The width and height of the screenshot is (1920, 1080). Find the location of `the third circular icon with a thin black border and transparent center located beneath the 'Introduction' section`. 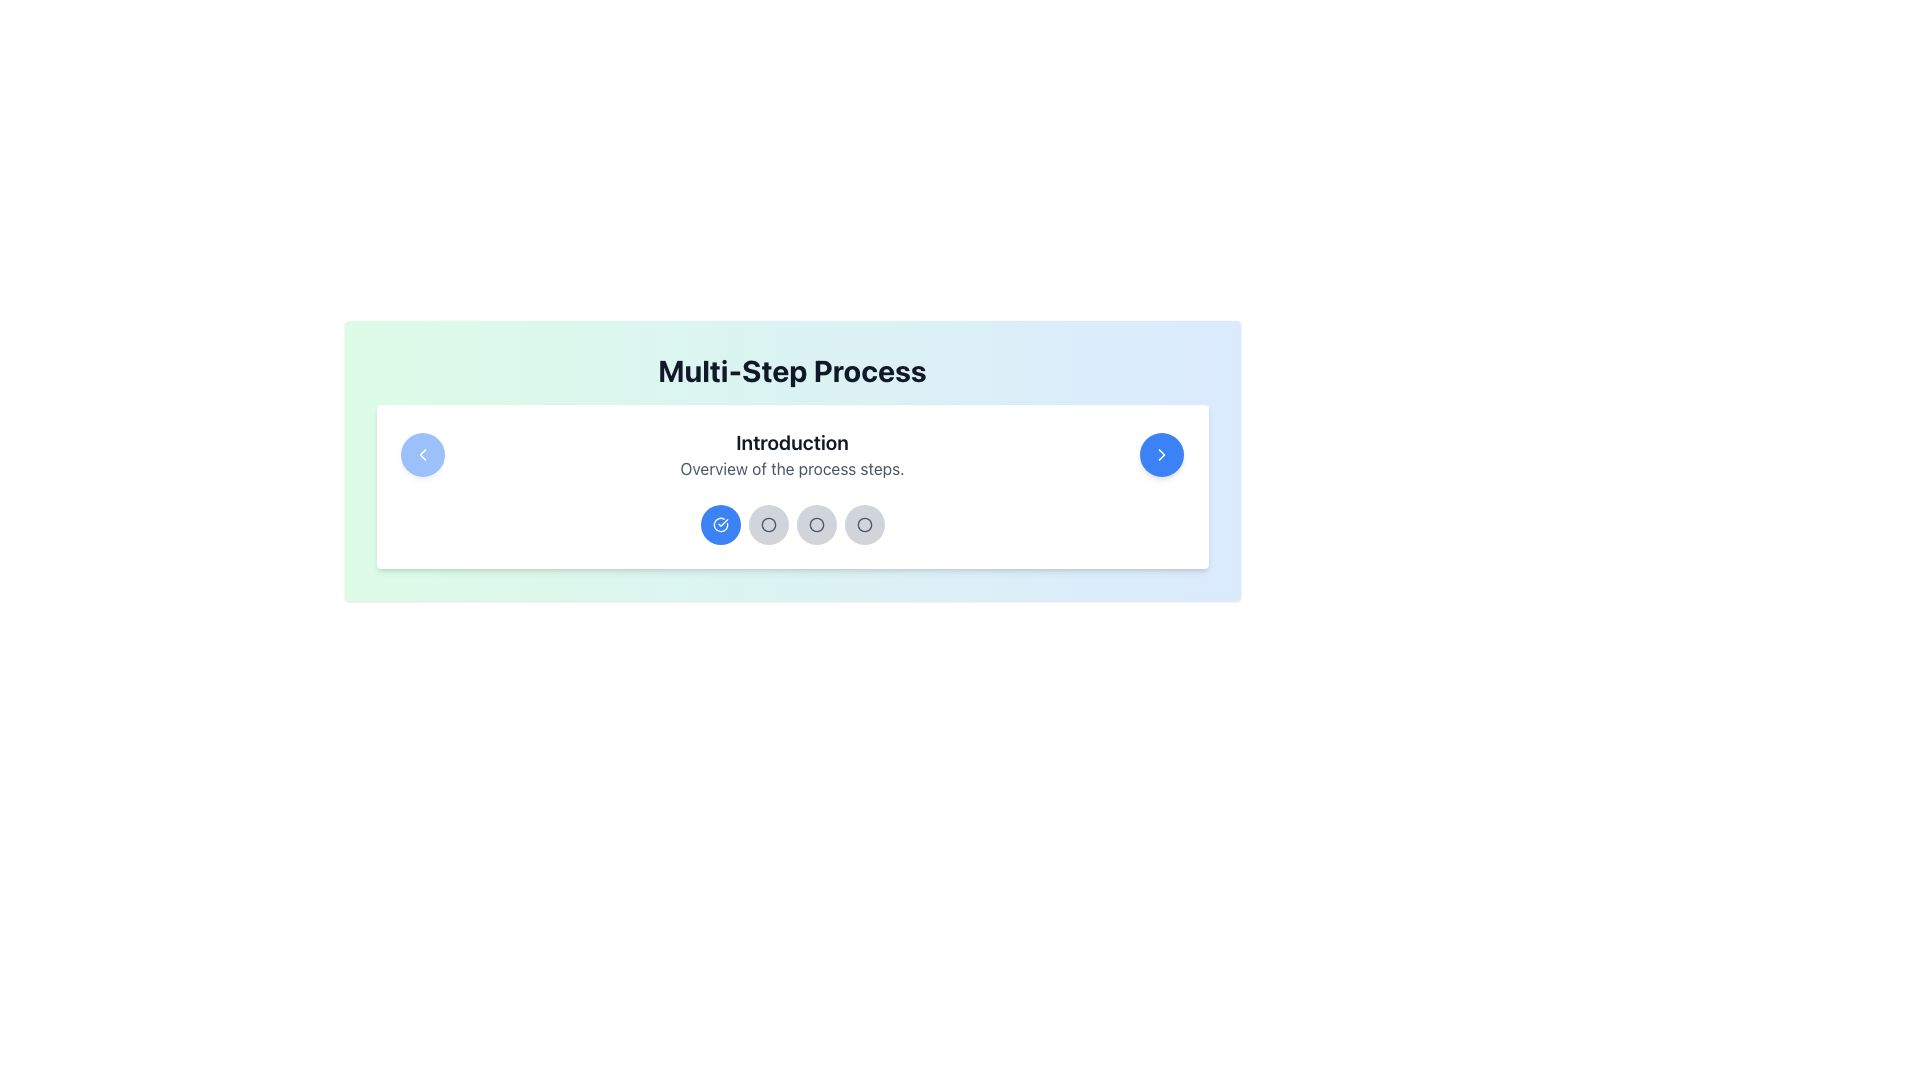

the third circular icon with a thin black border and transparent center located beneath the 'Introduction' section is located at coordinates (864, 523).